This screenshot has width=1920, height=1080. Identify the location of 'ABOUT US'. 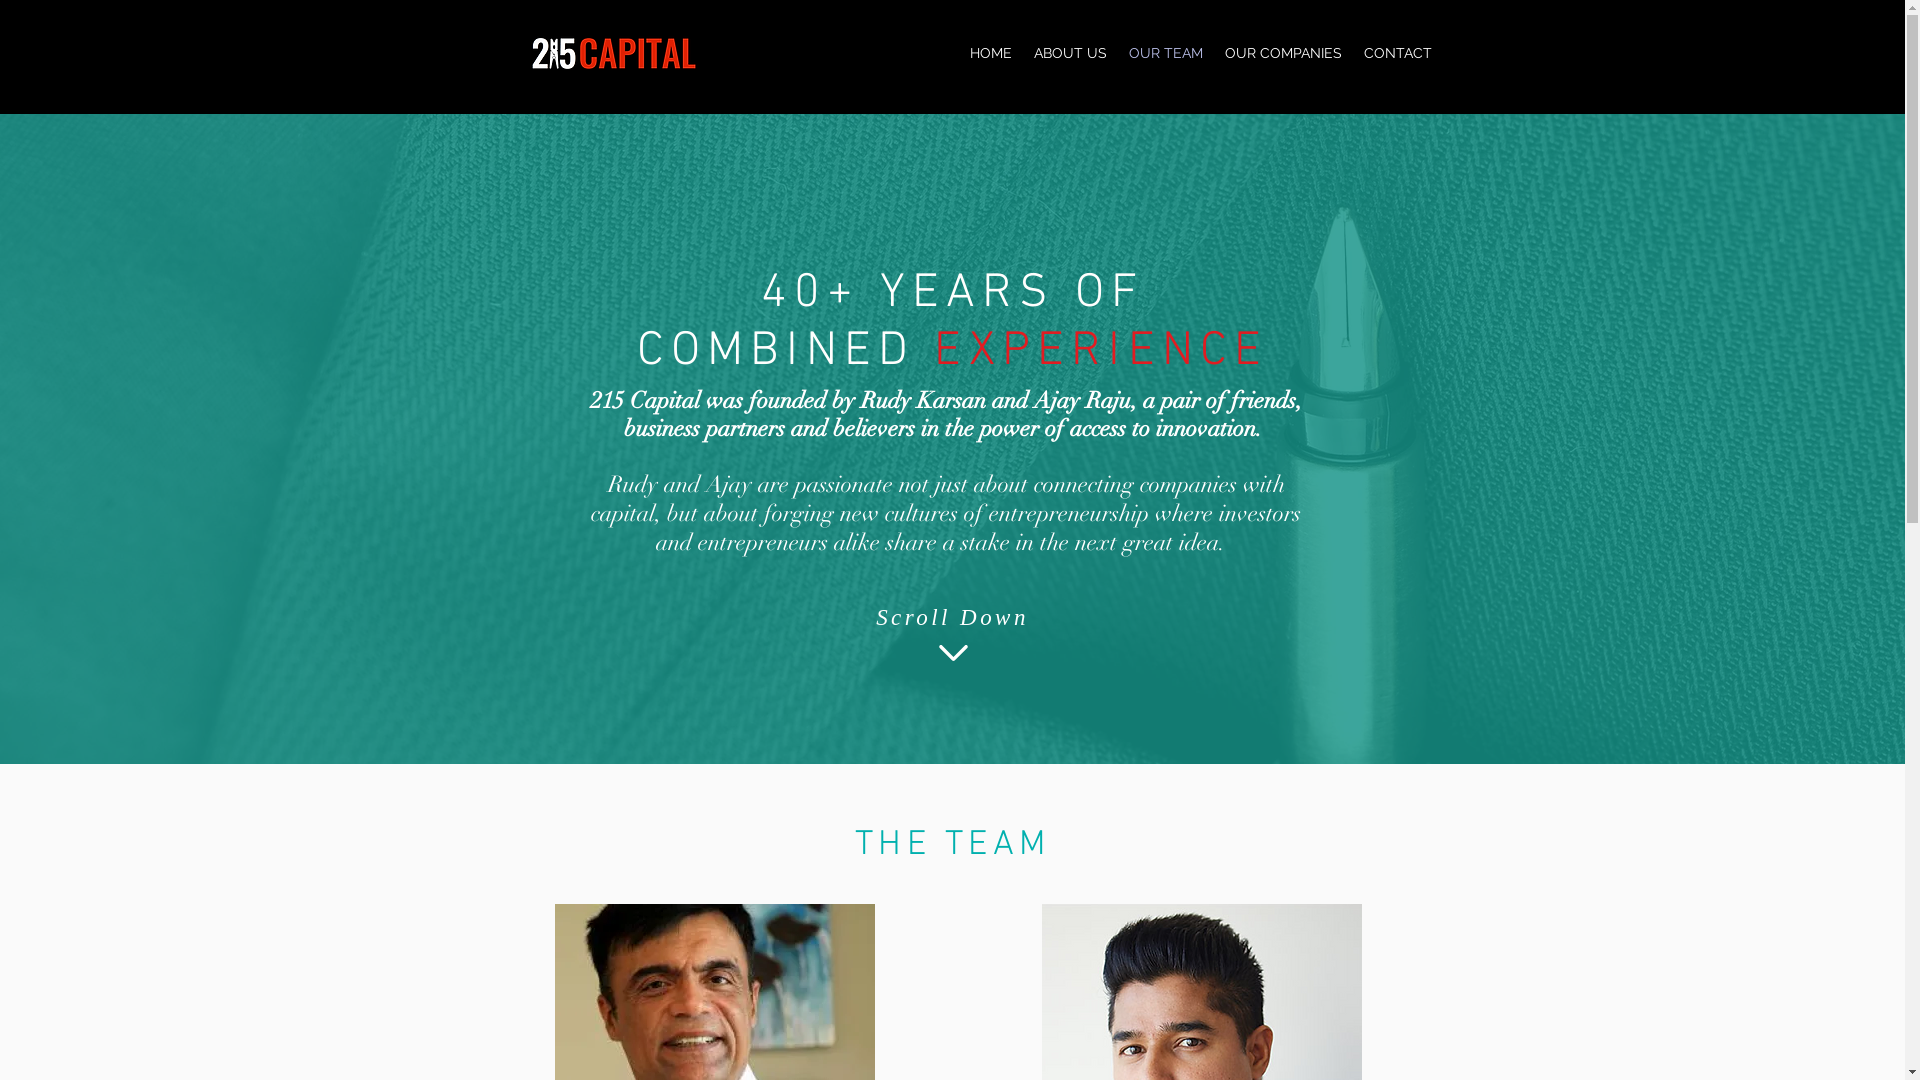
(1068, 52).